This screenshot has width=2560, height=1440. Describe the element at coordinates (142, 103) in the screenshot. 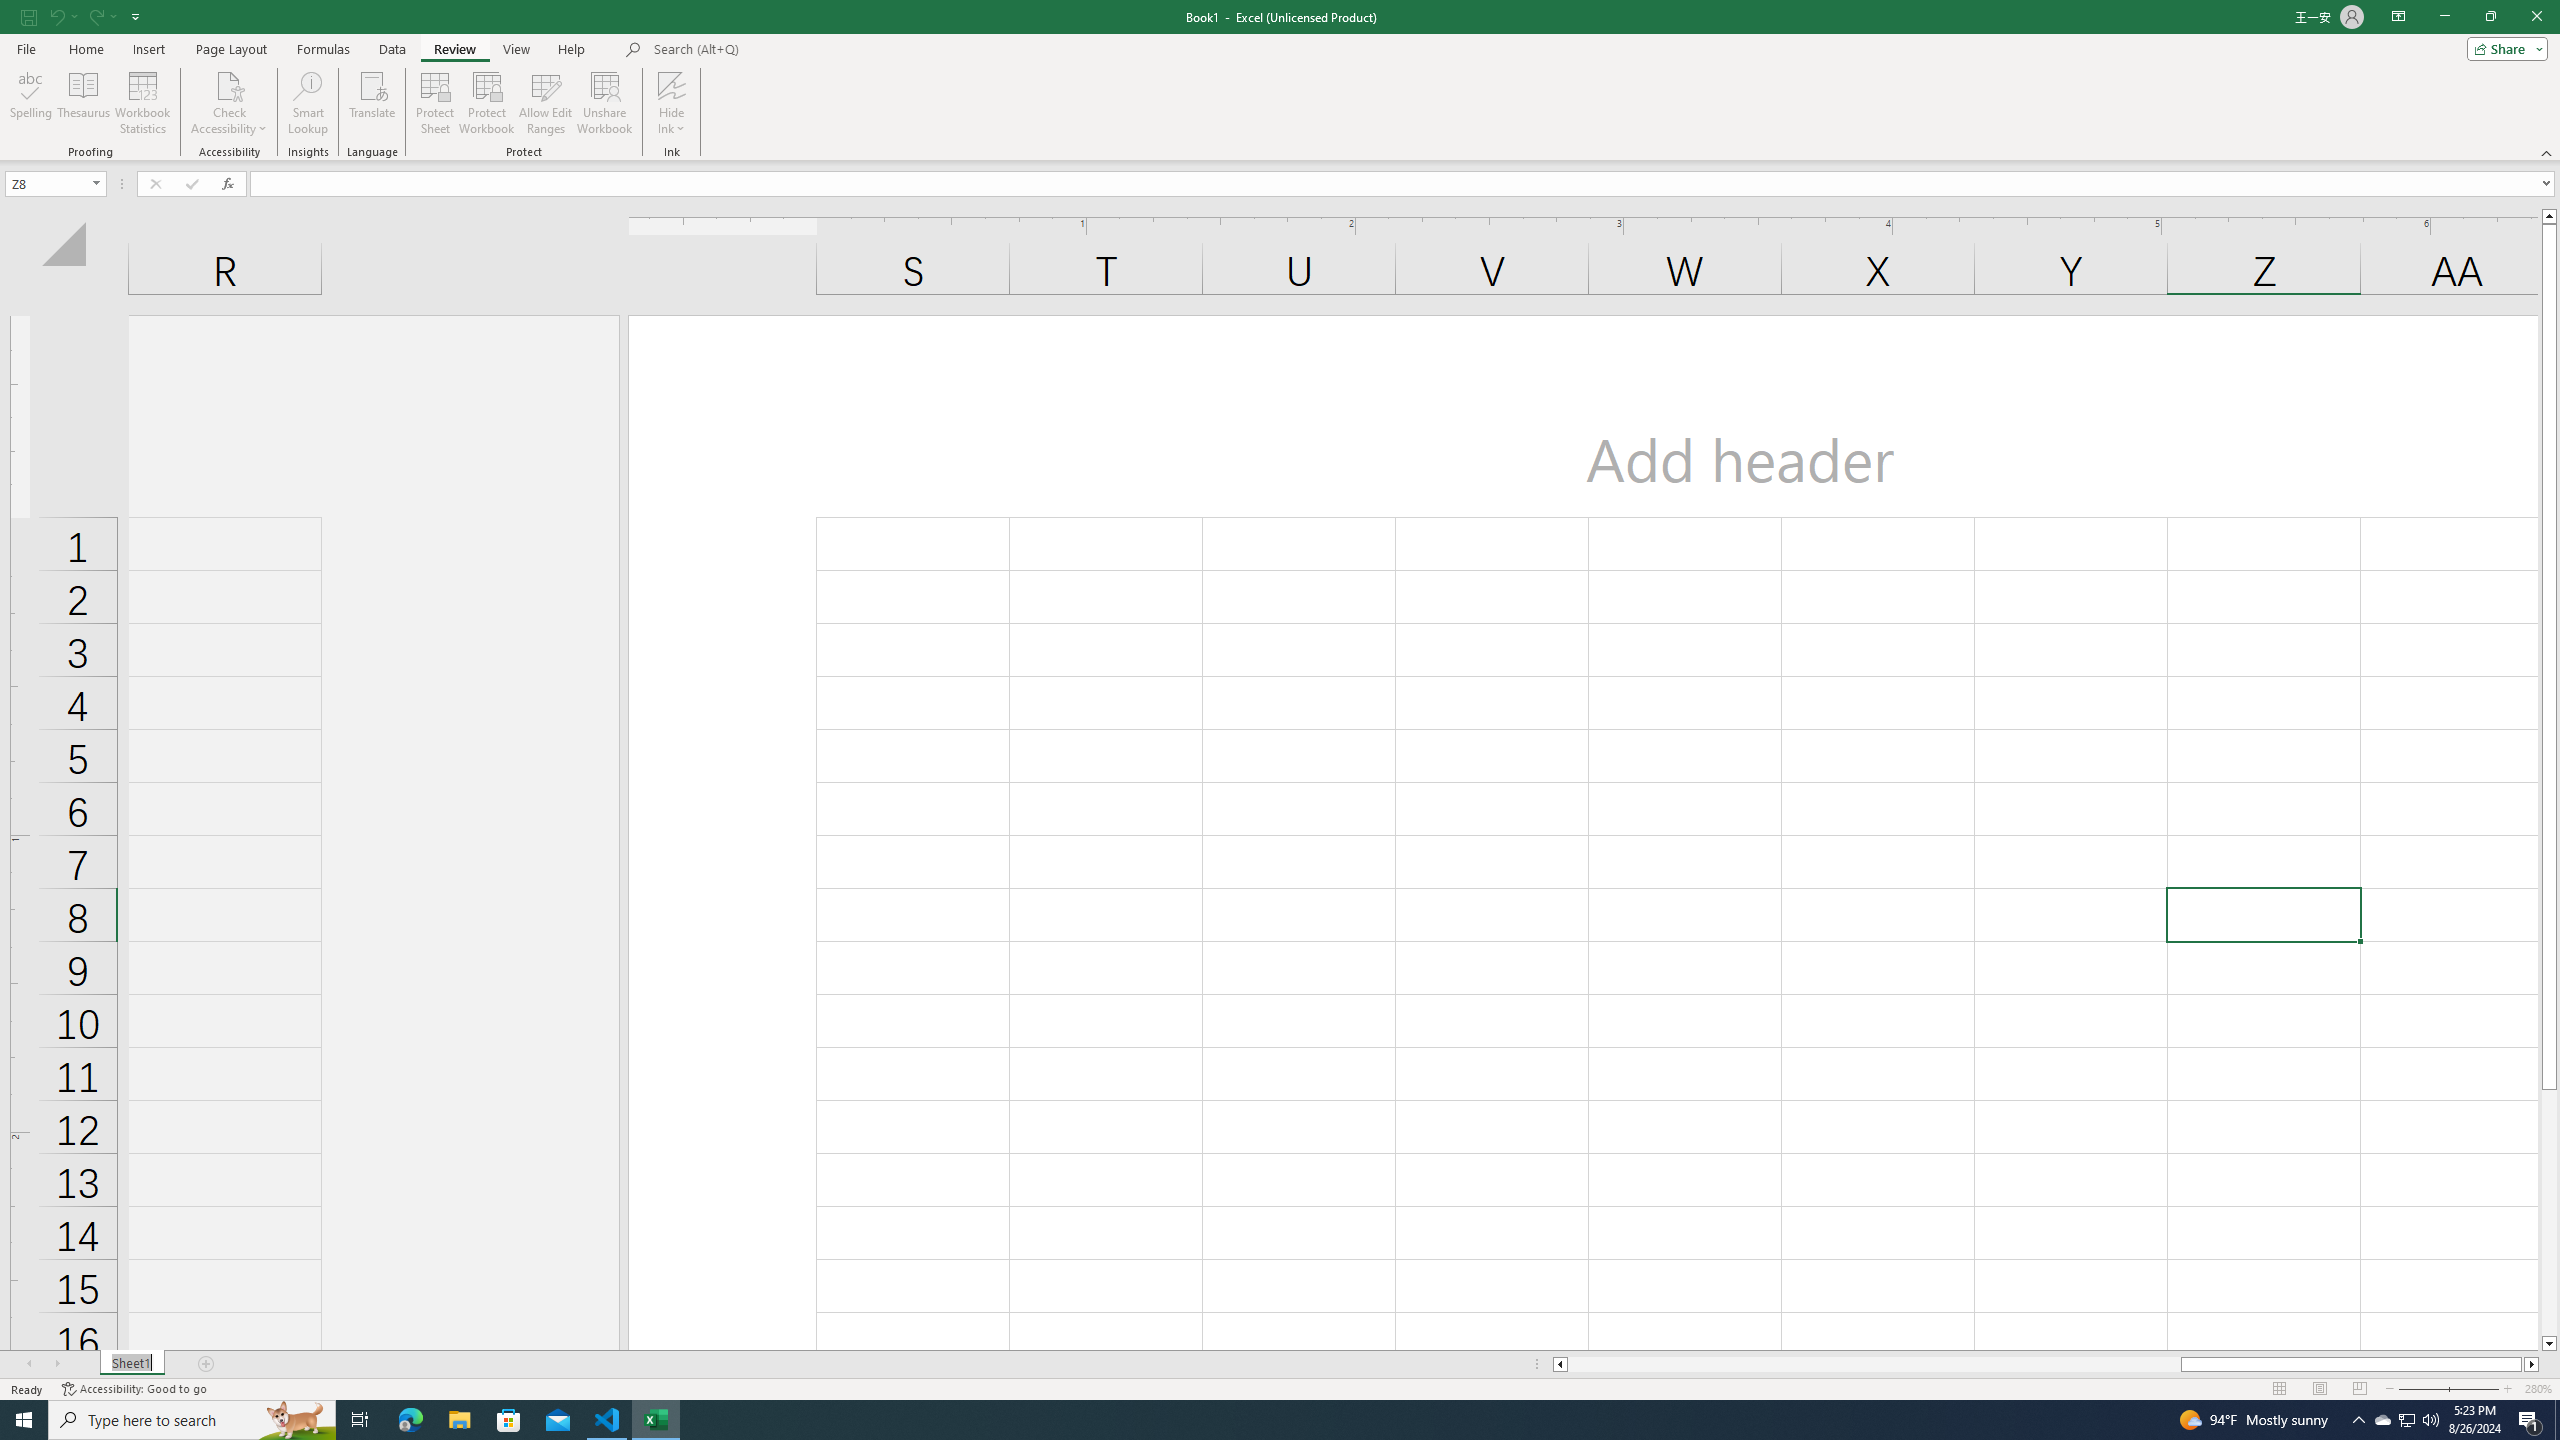

I see `'Workbook Statistics'` at that location.